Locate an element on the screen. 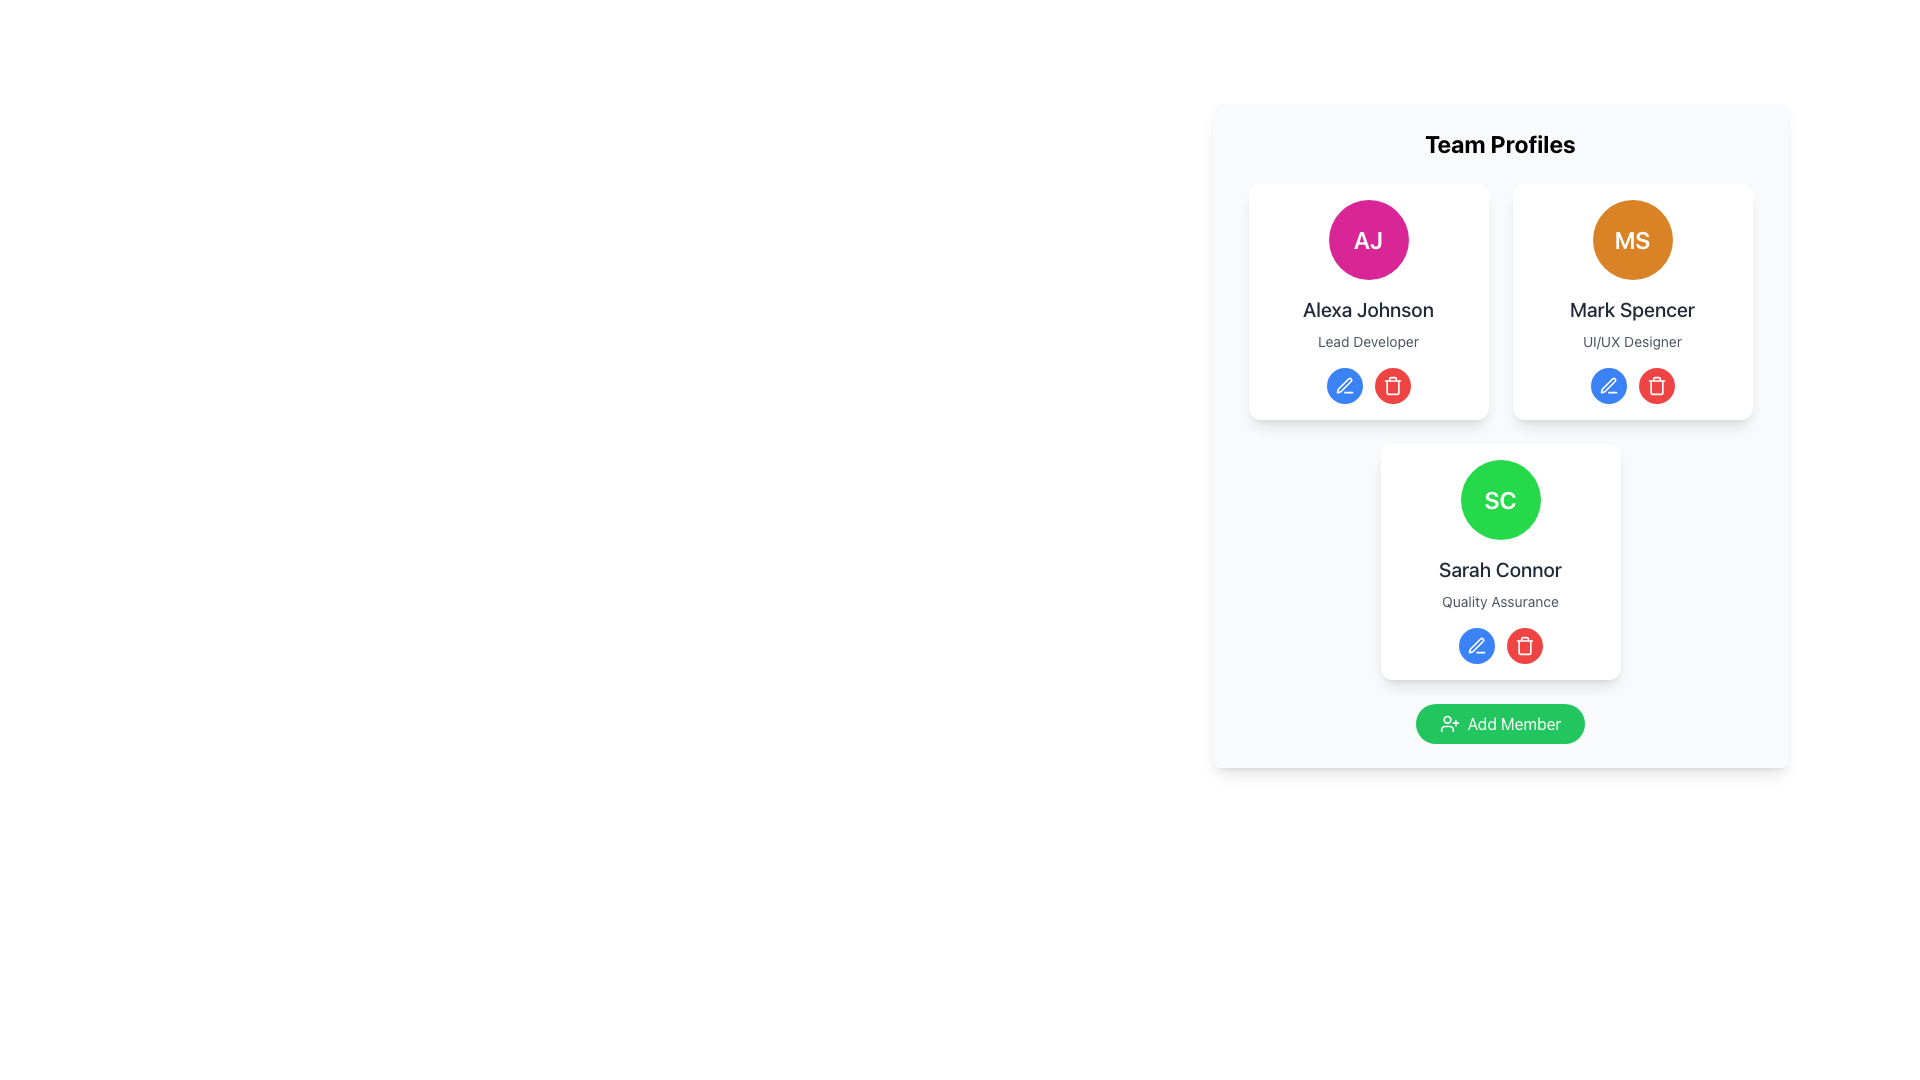  the text label describing the role or position of 'Mark Spencer' within his profile card, located beneath his name and above the action buttons is located at coordinates (1632, 341).